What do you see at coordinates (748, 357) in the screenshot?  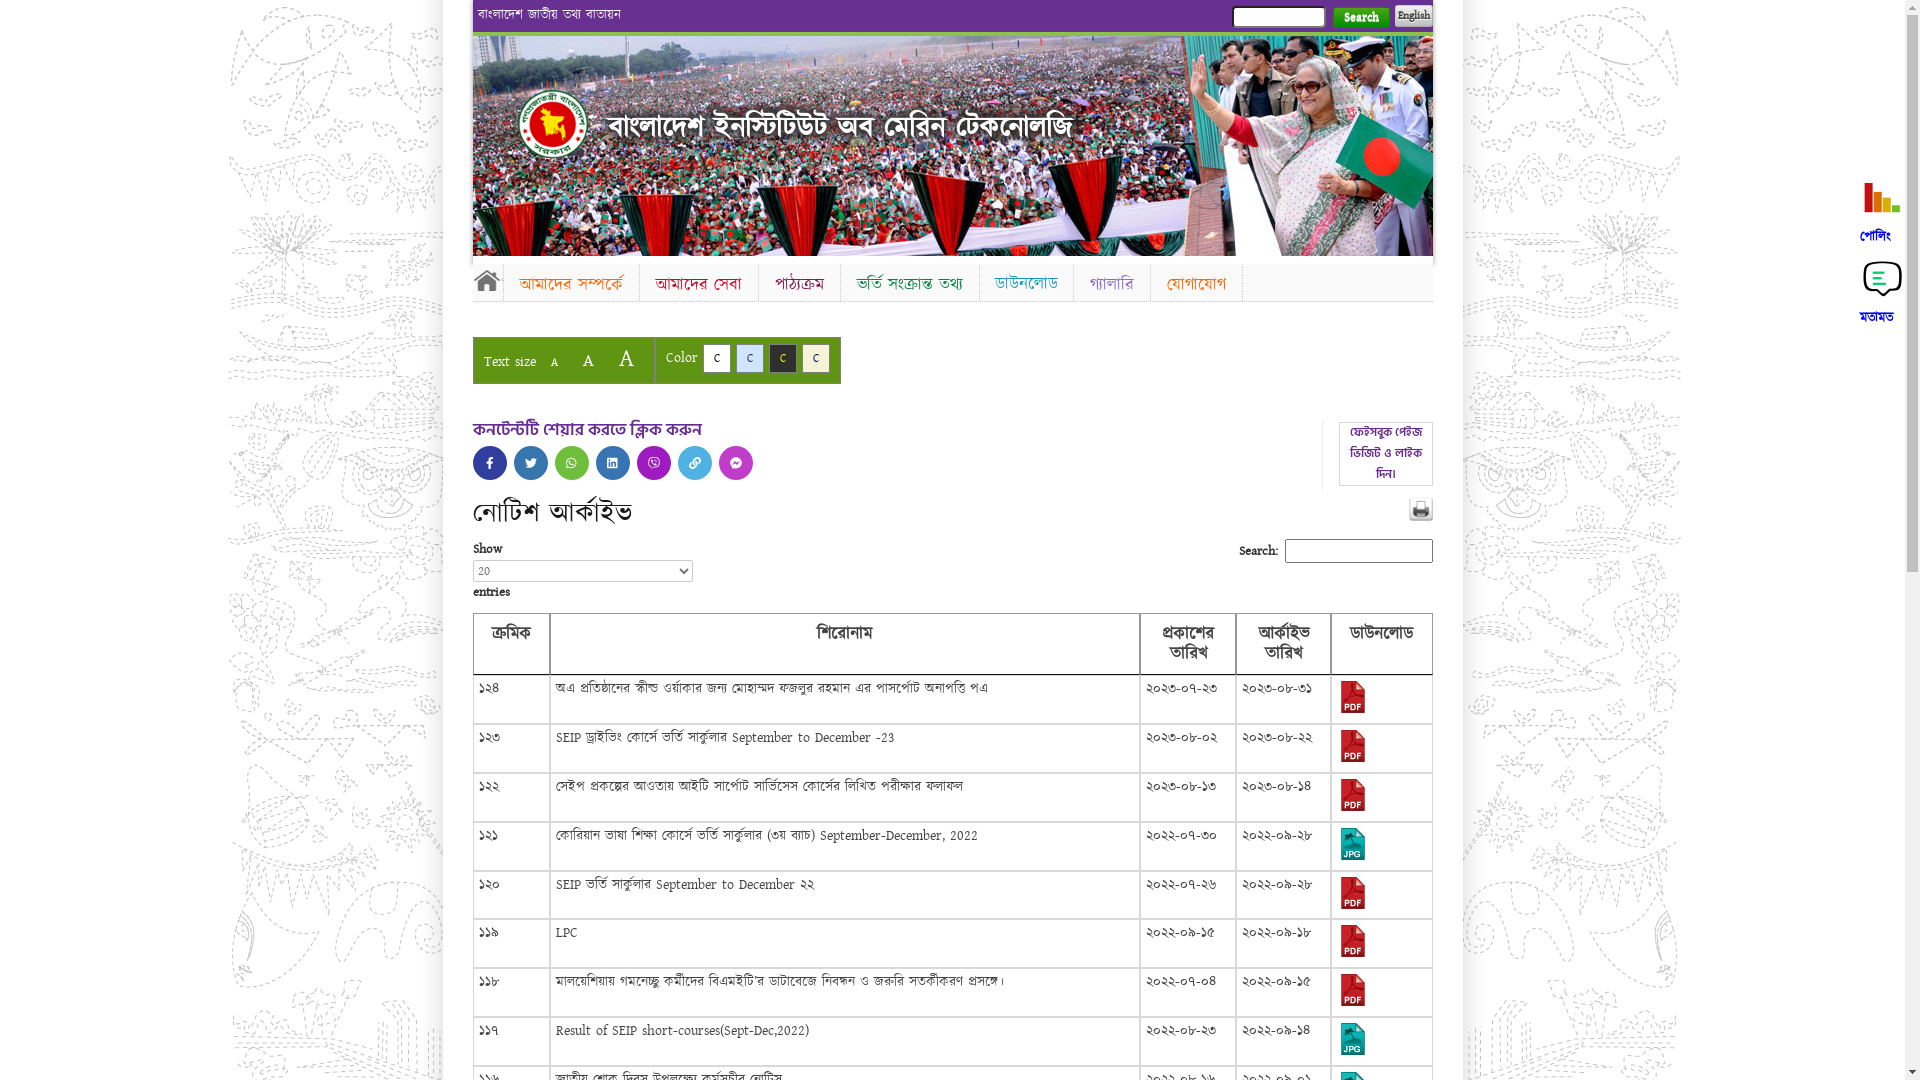 I see `'C'` at bounding box center [748, 357].